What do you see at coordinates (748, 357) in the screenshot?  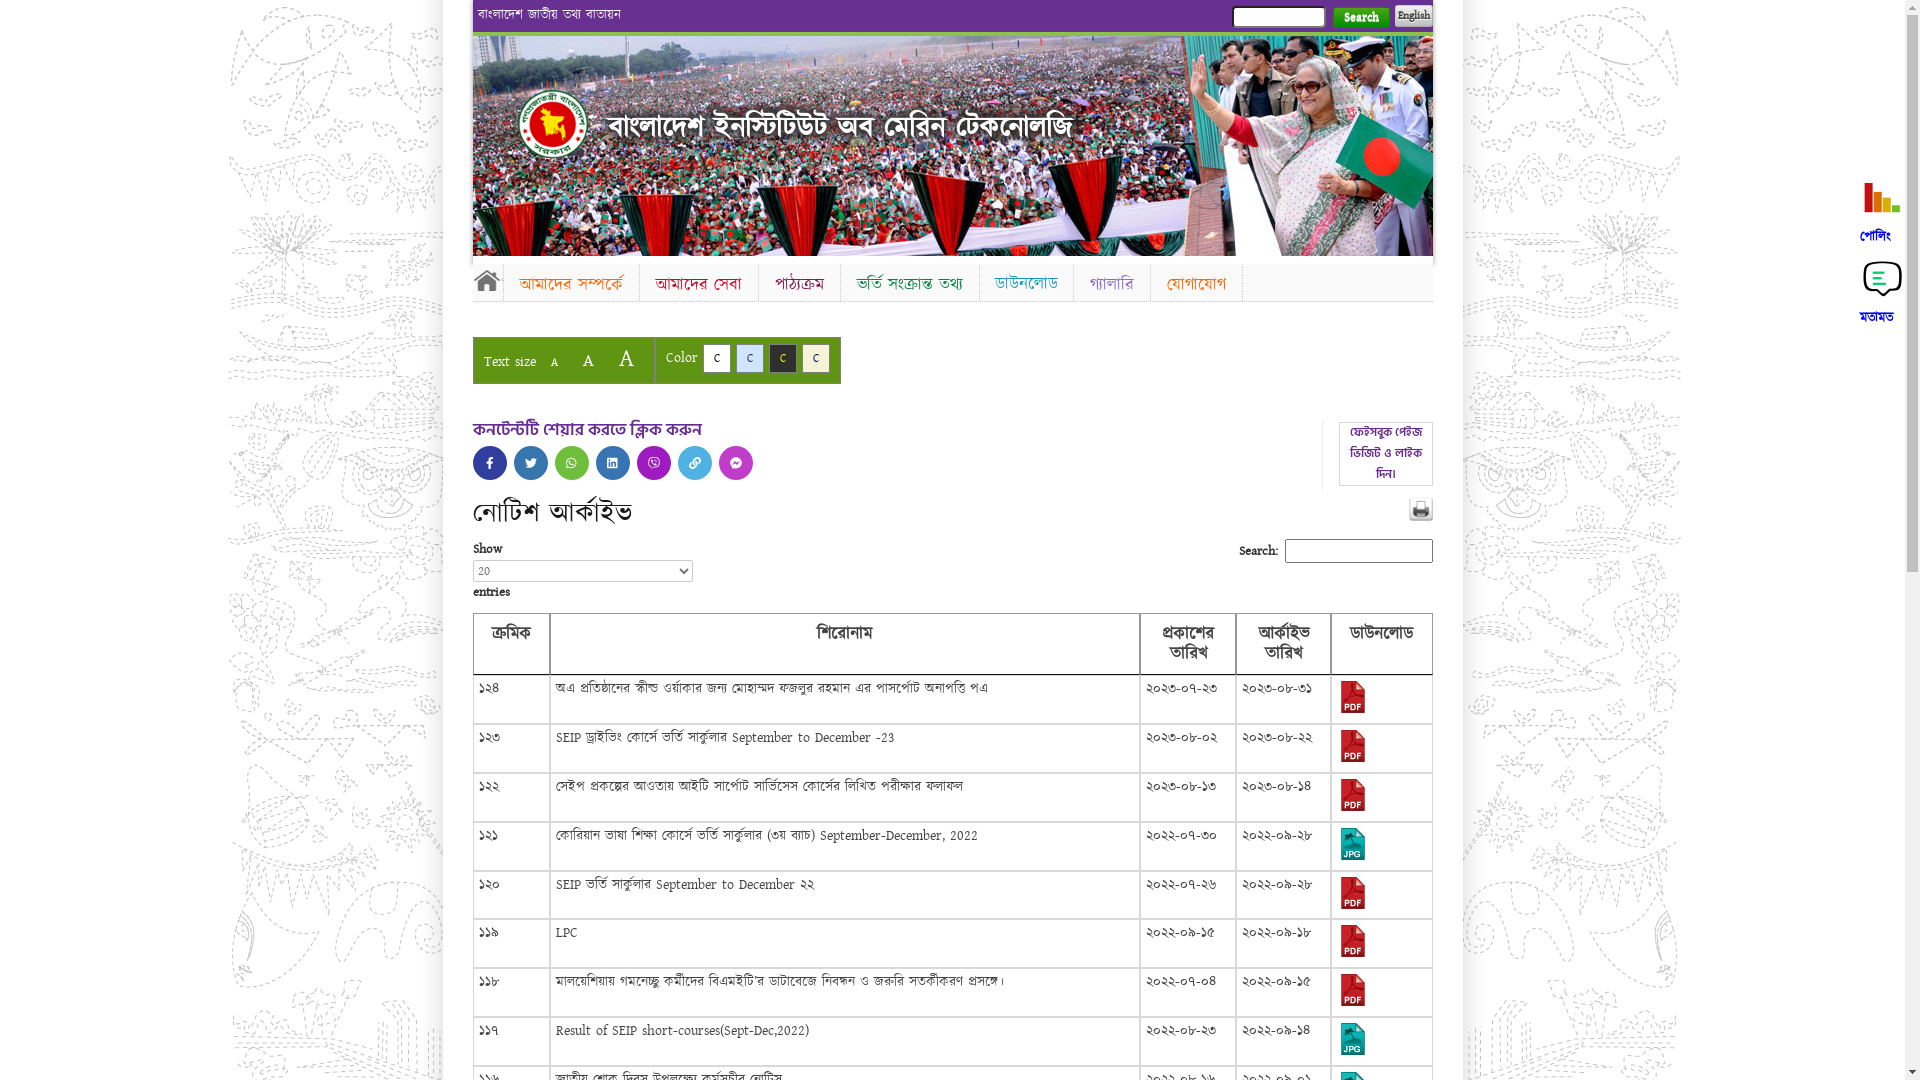 I see `'C'` at bounding box center [748, 357].